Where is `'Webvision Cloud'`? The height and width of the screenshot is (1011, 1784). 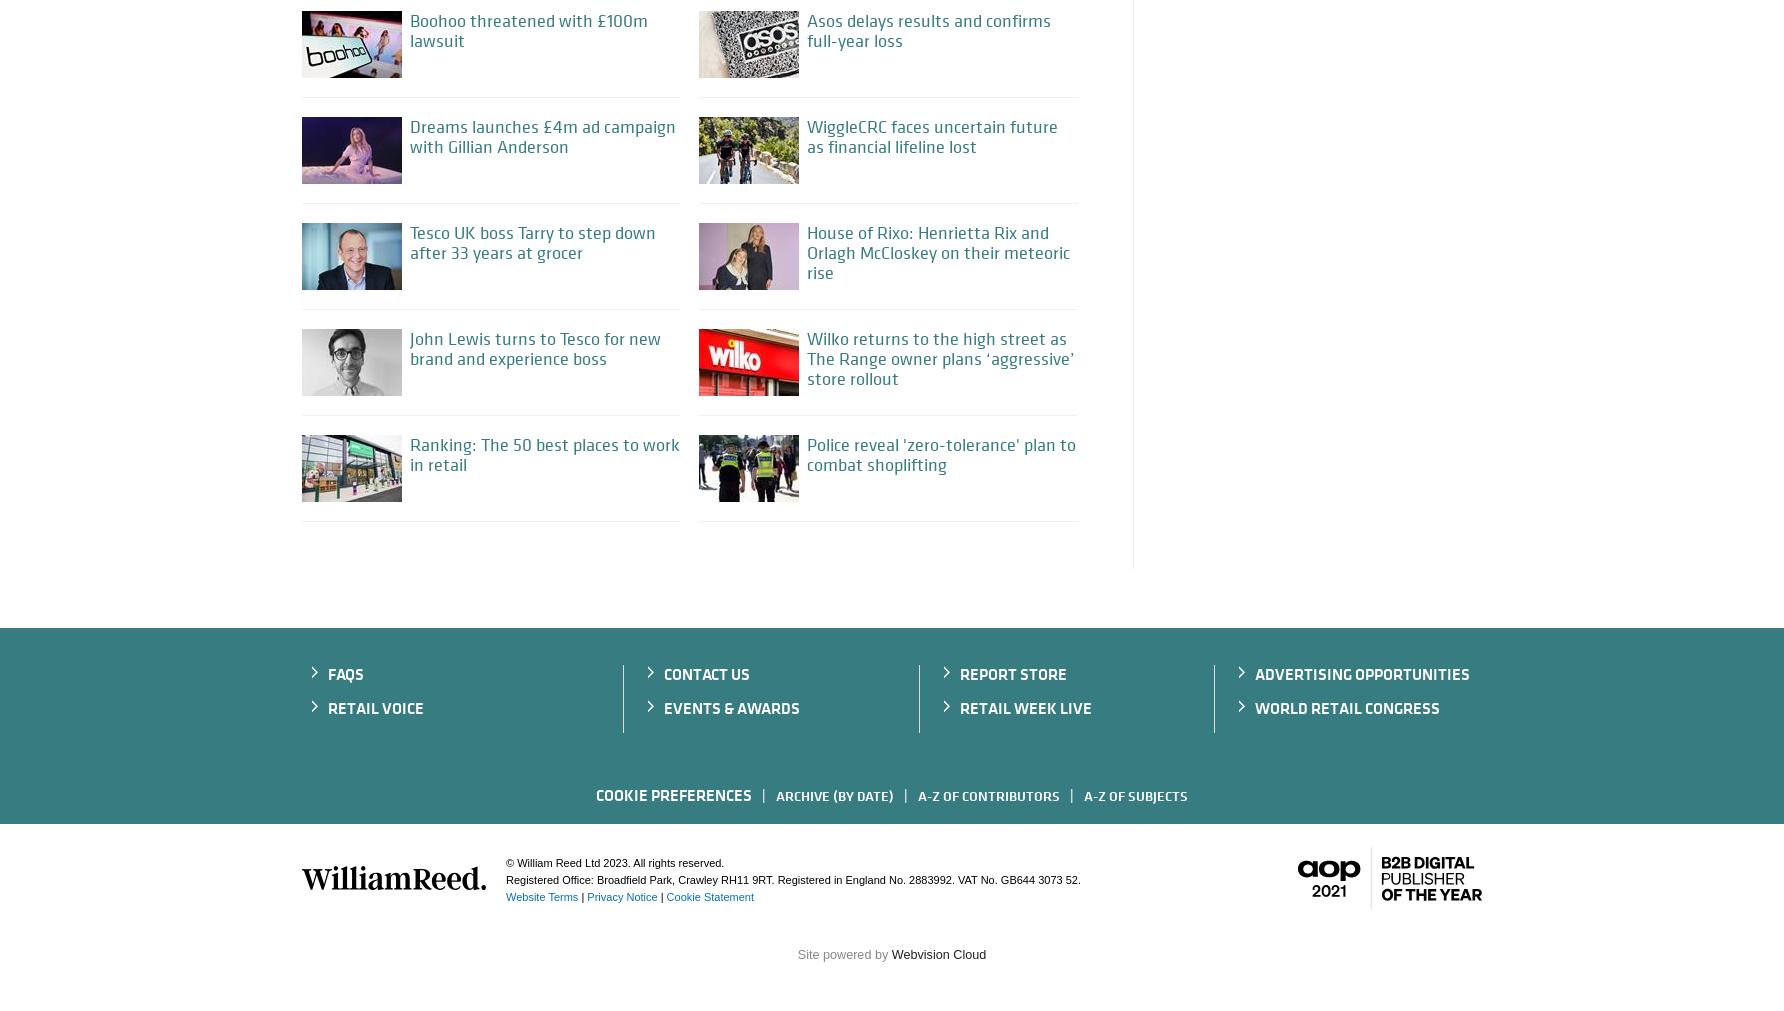
'Webvision Cloud' is located at coordinates (938, 953).